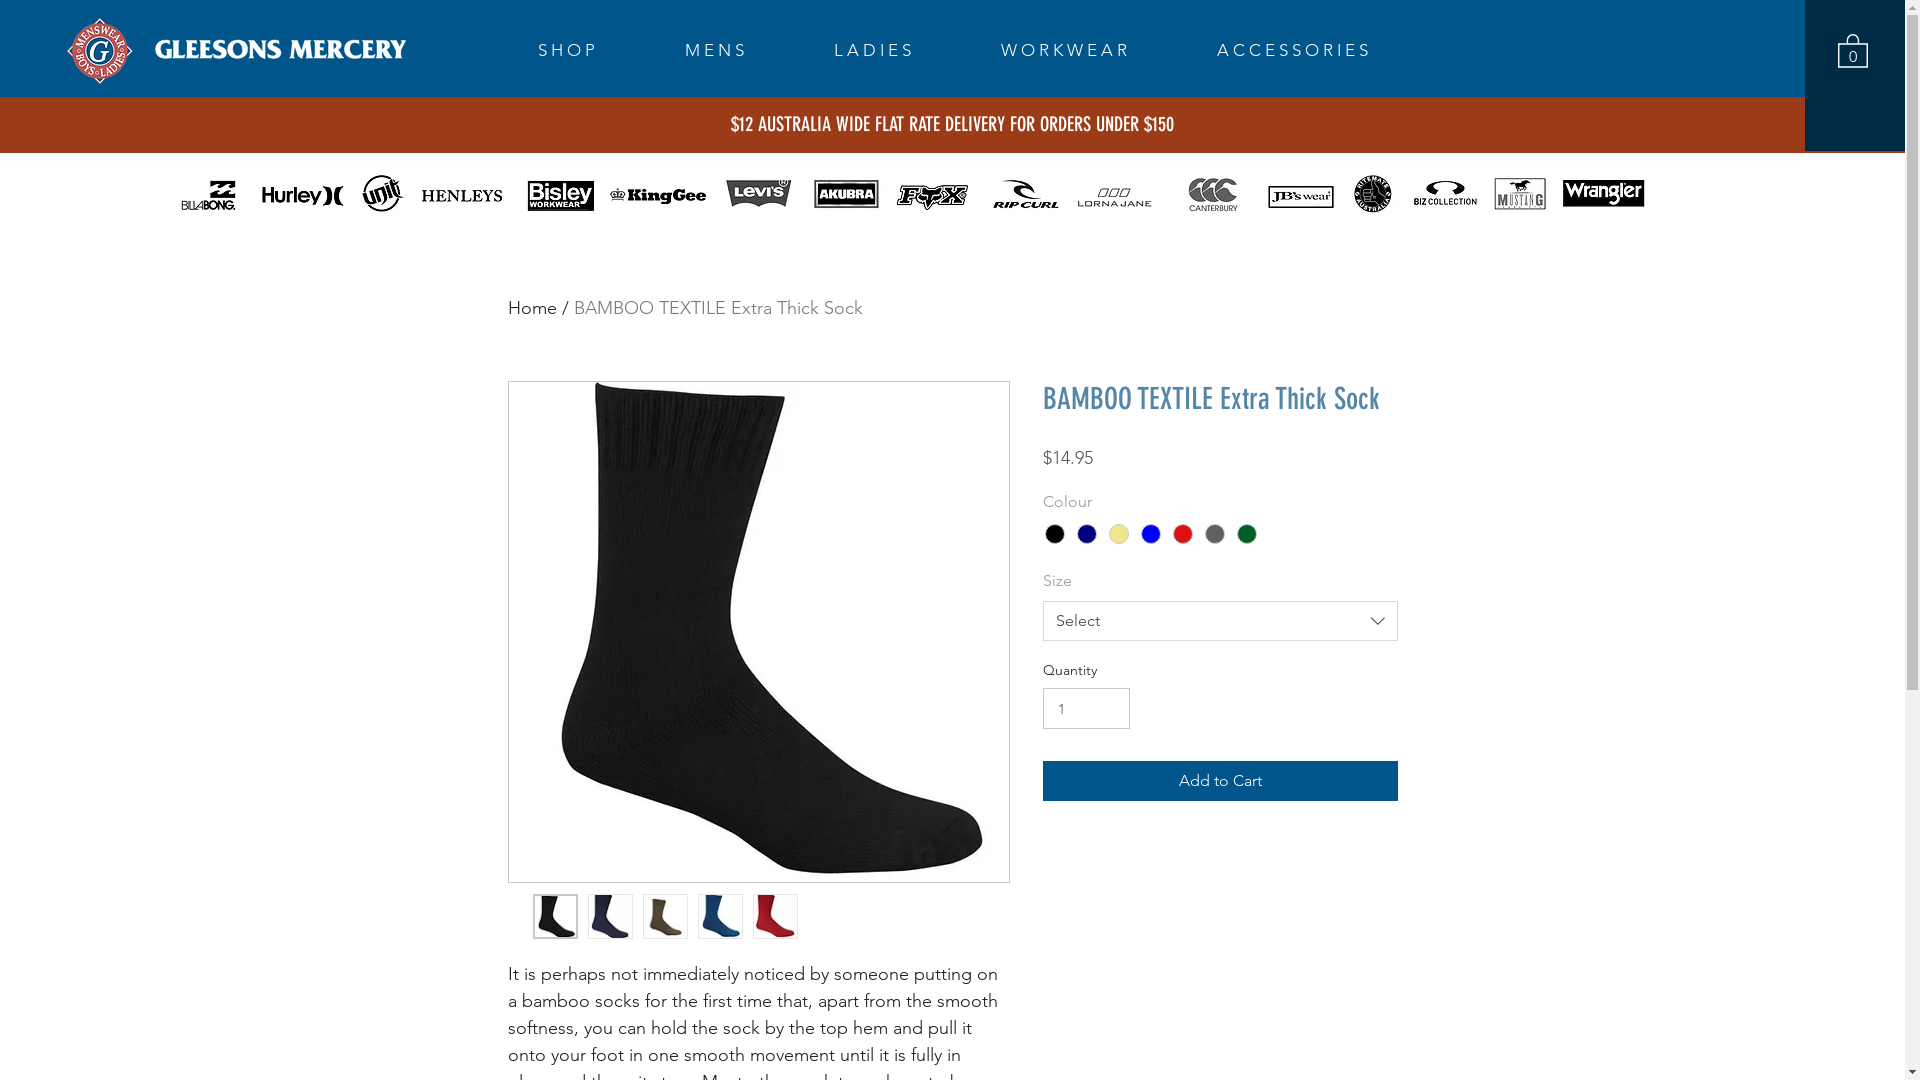 The height and width of the screenshot is (1080, 1920). Describe the element at coordinates (817, 49) in the screenshot. I see `'L A D I E S'` at that location.